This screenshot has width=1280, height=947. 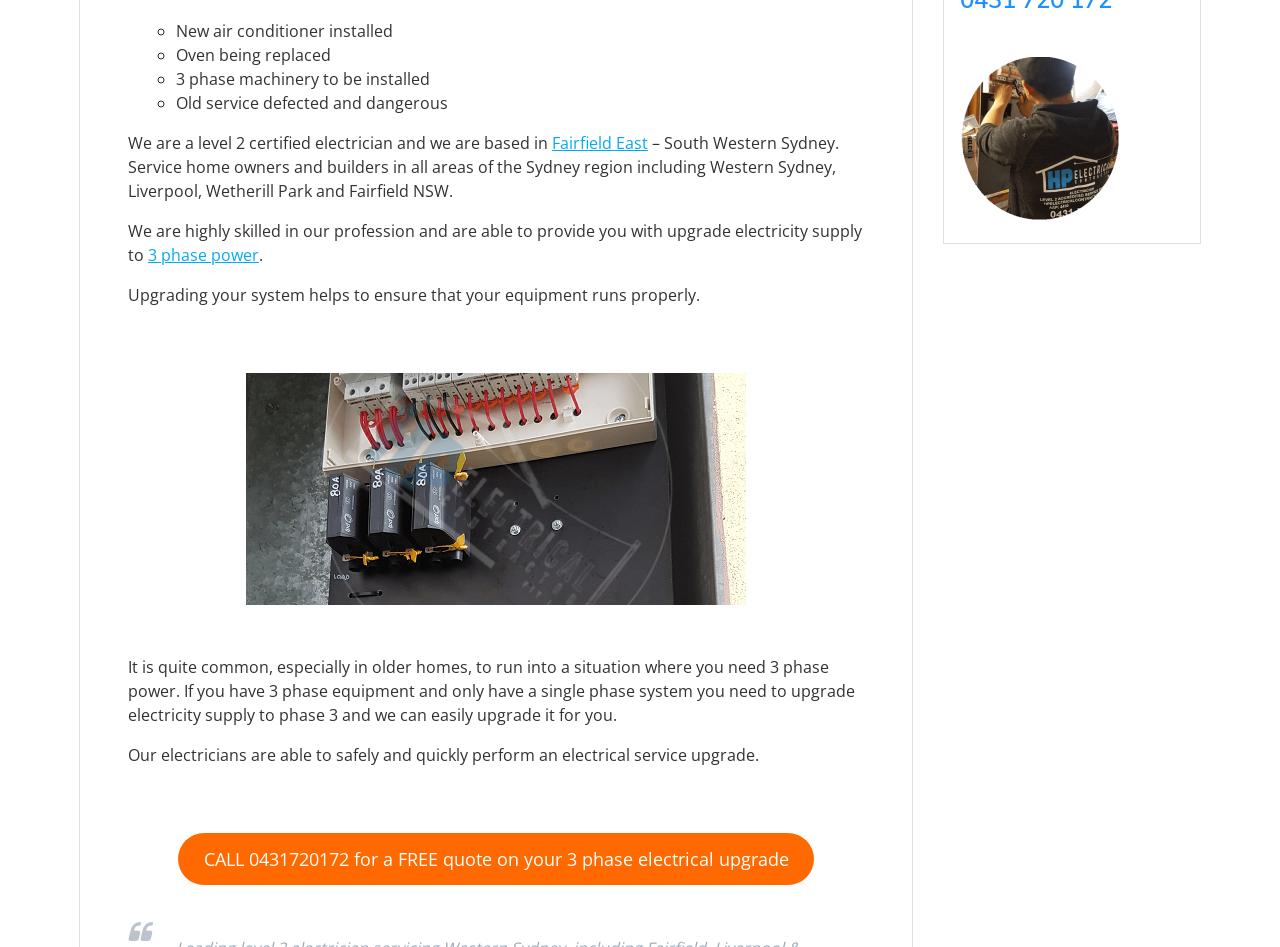 What do you see at coordinates (252, 53) in the screenshot?
I see `'Oven being replaced'` at bounding box center [252, 53].